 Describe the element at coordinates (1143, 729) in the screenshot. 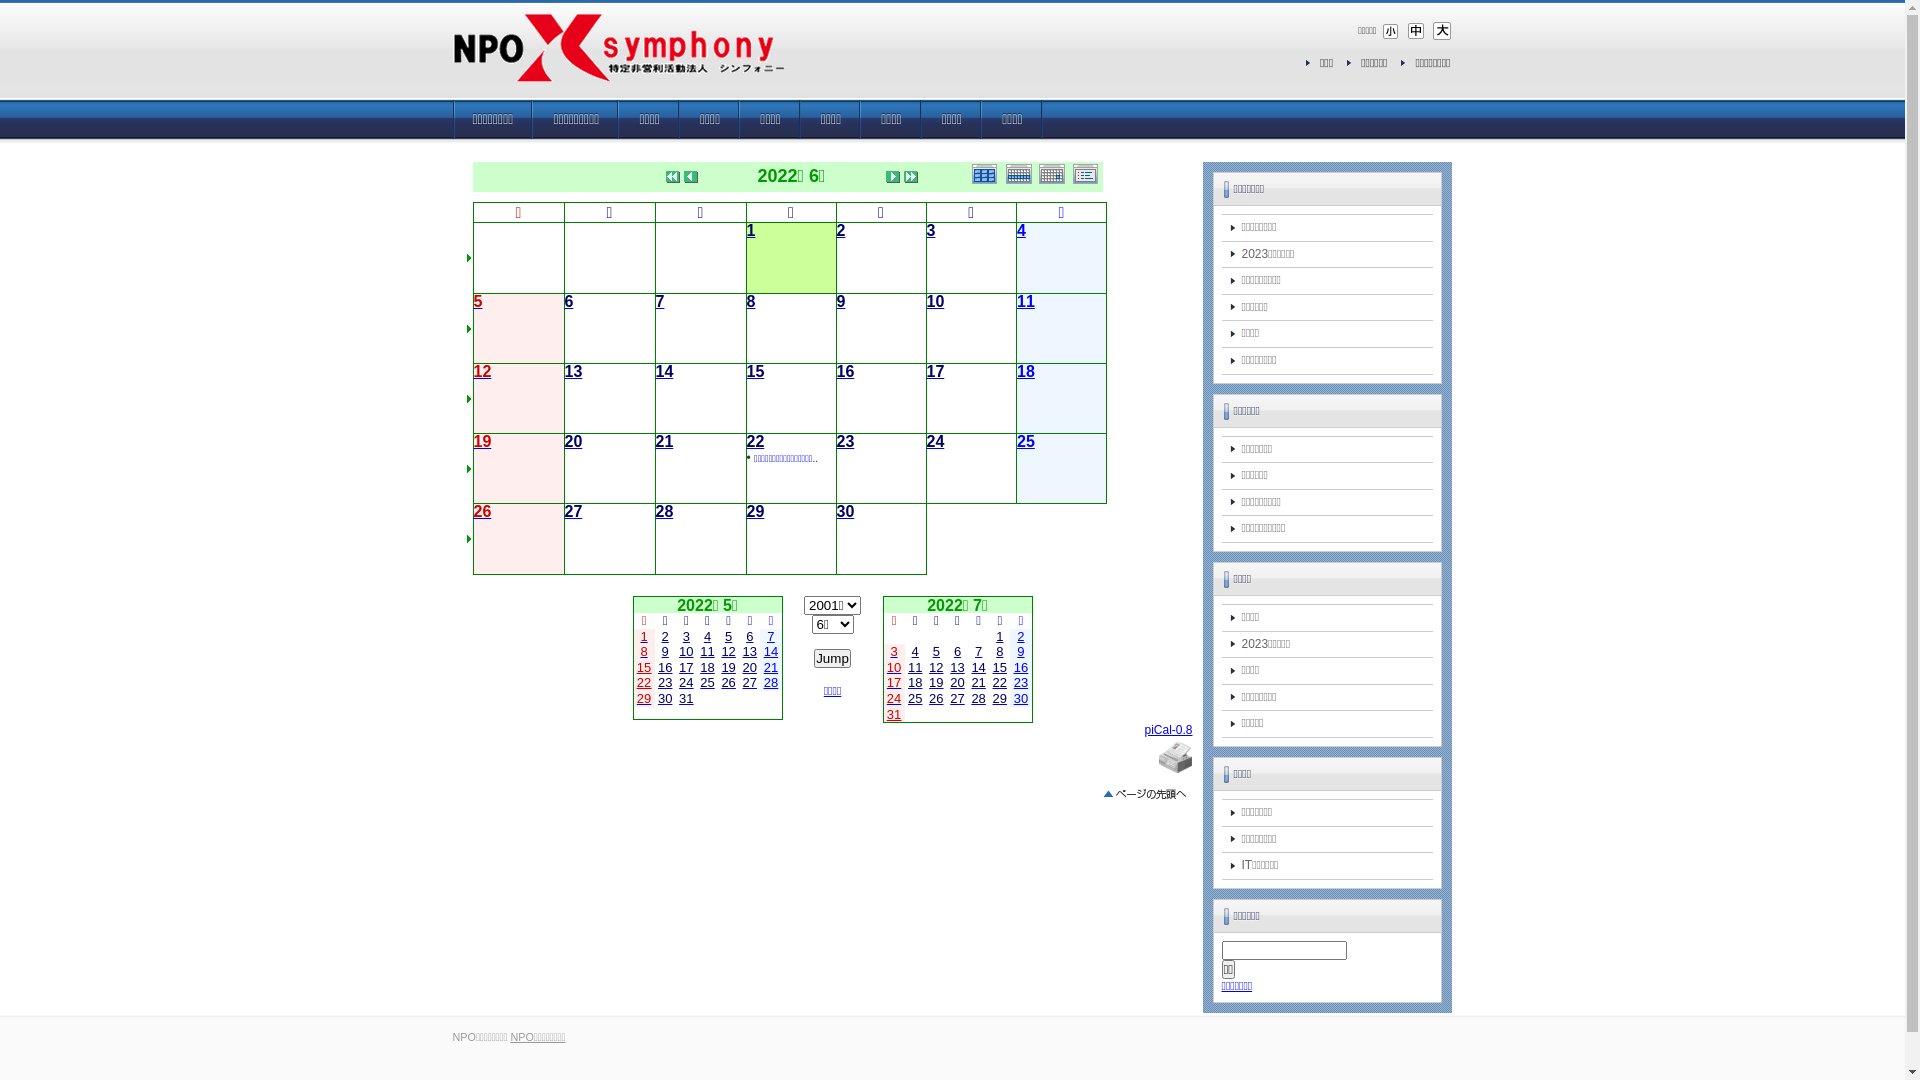

I see `'piCal-0.8'` at that location.